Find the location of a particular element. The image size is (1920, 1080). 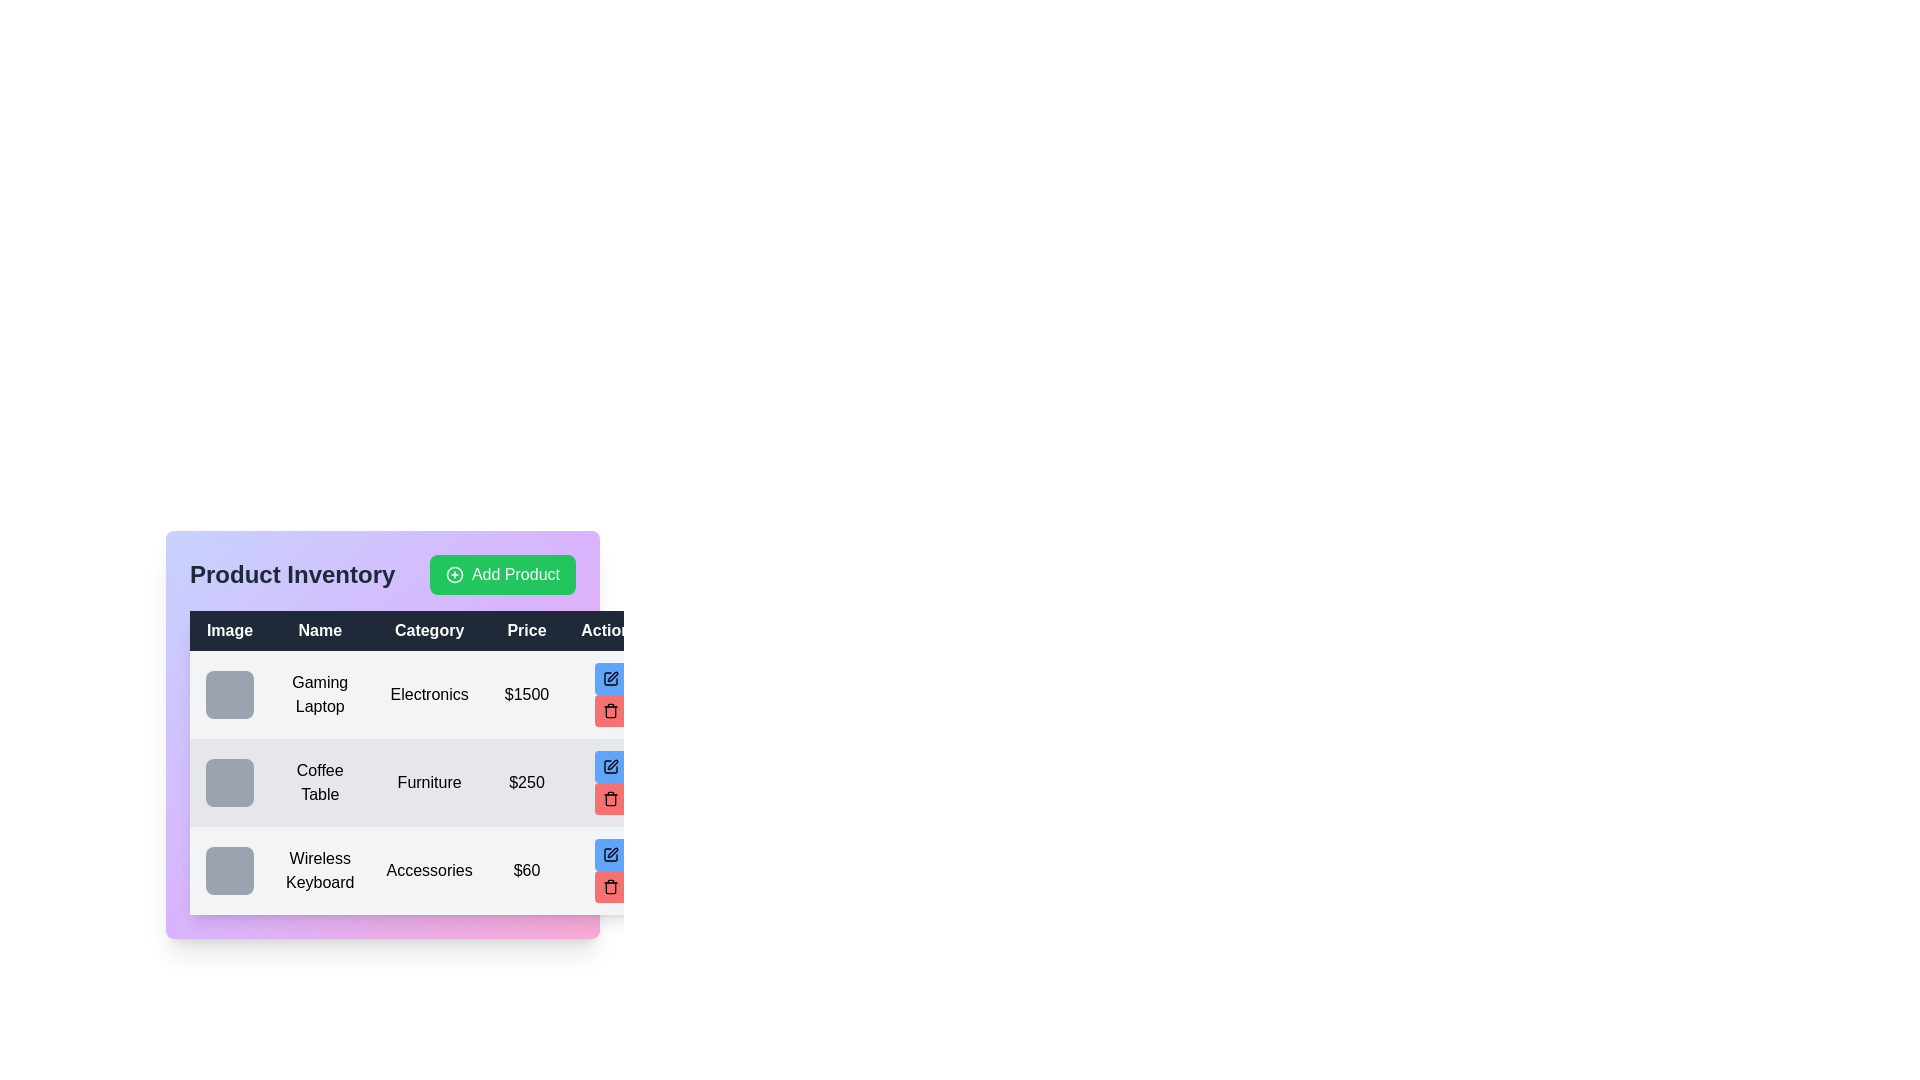

the 'Electronics' text label in the third column of the first row under the 'Category' header is located at coordinates (428, 693).